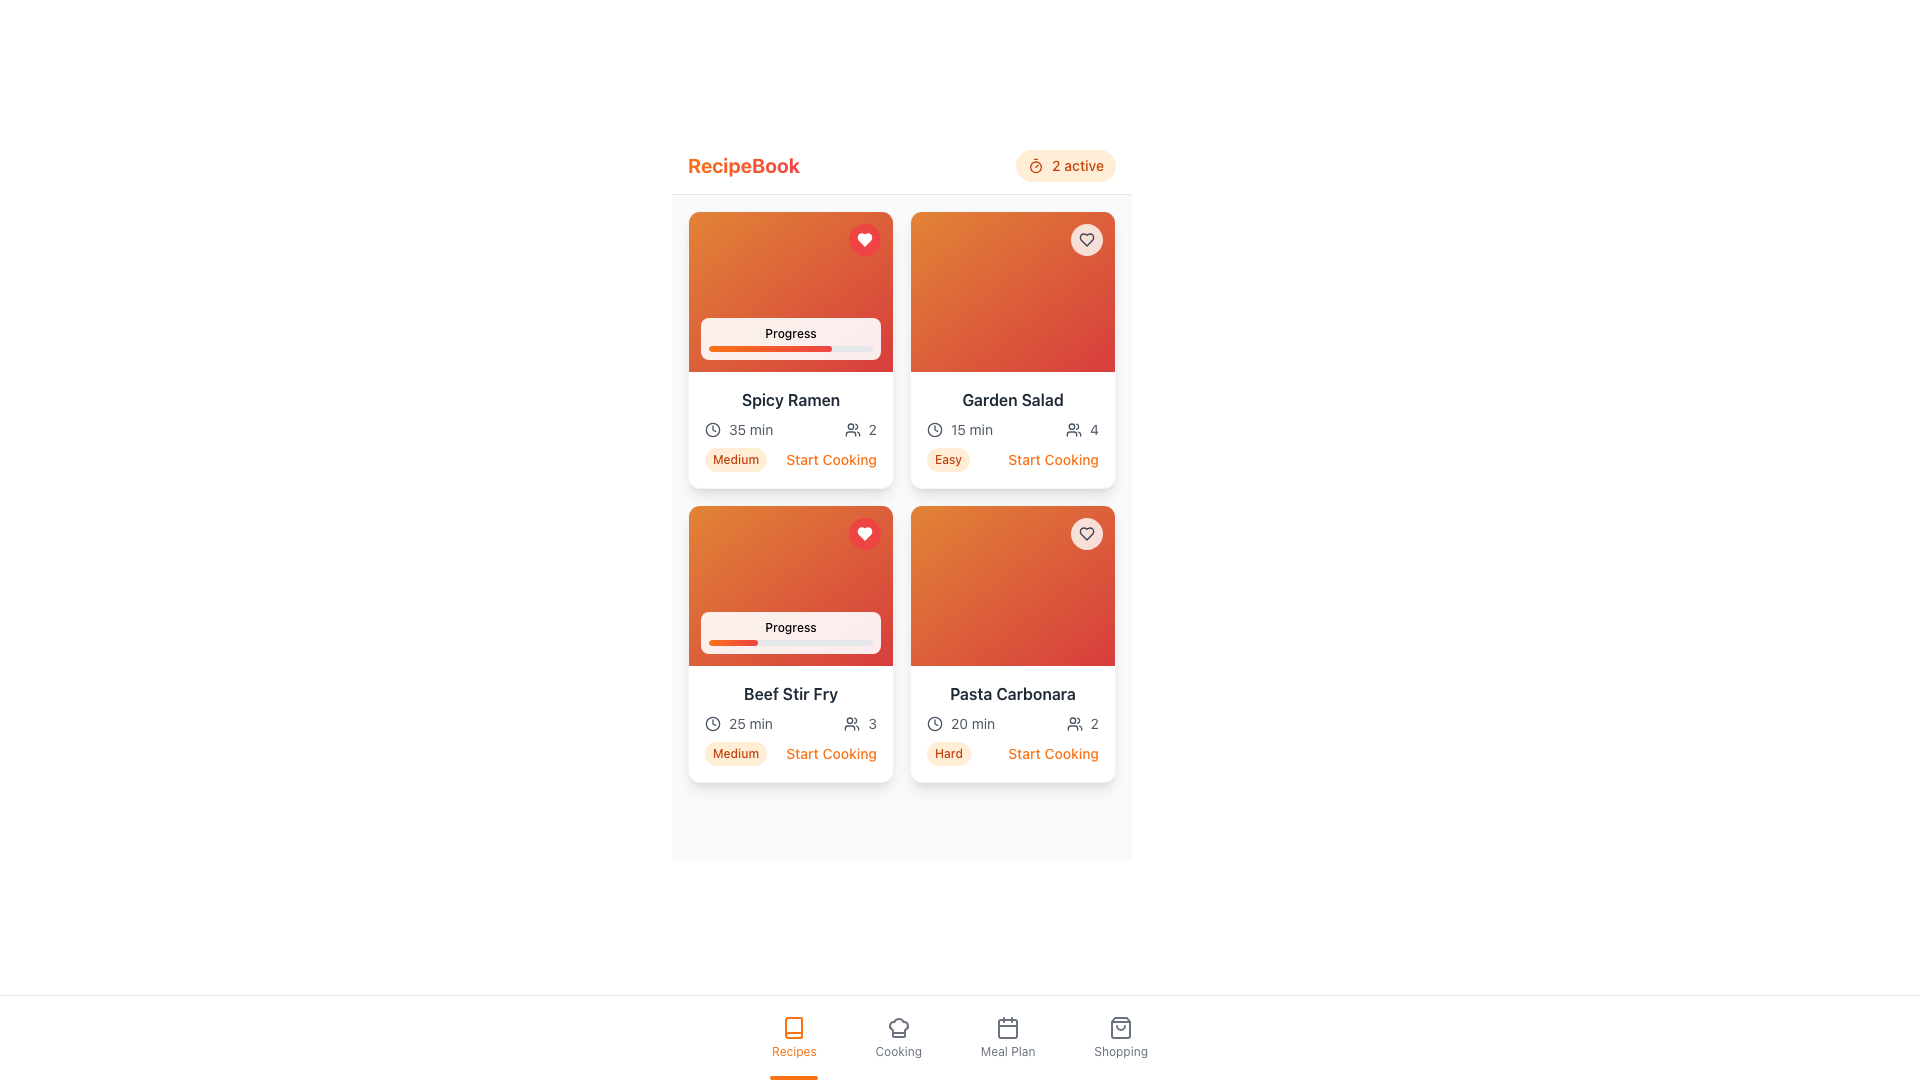 This screenshot has width=1920, height=1080. I want to click on the text label indicating the estimated time duration for the 'Pasta Carbonara' recipe, so click(961, 724).